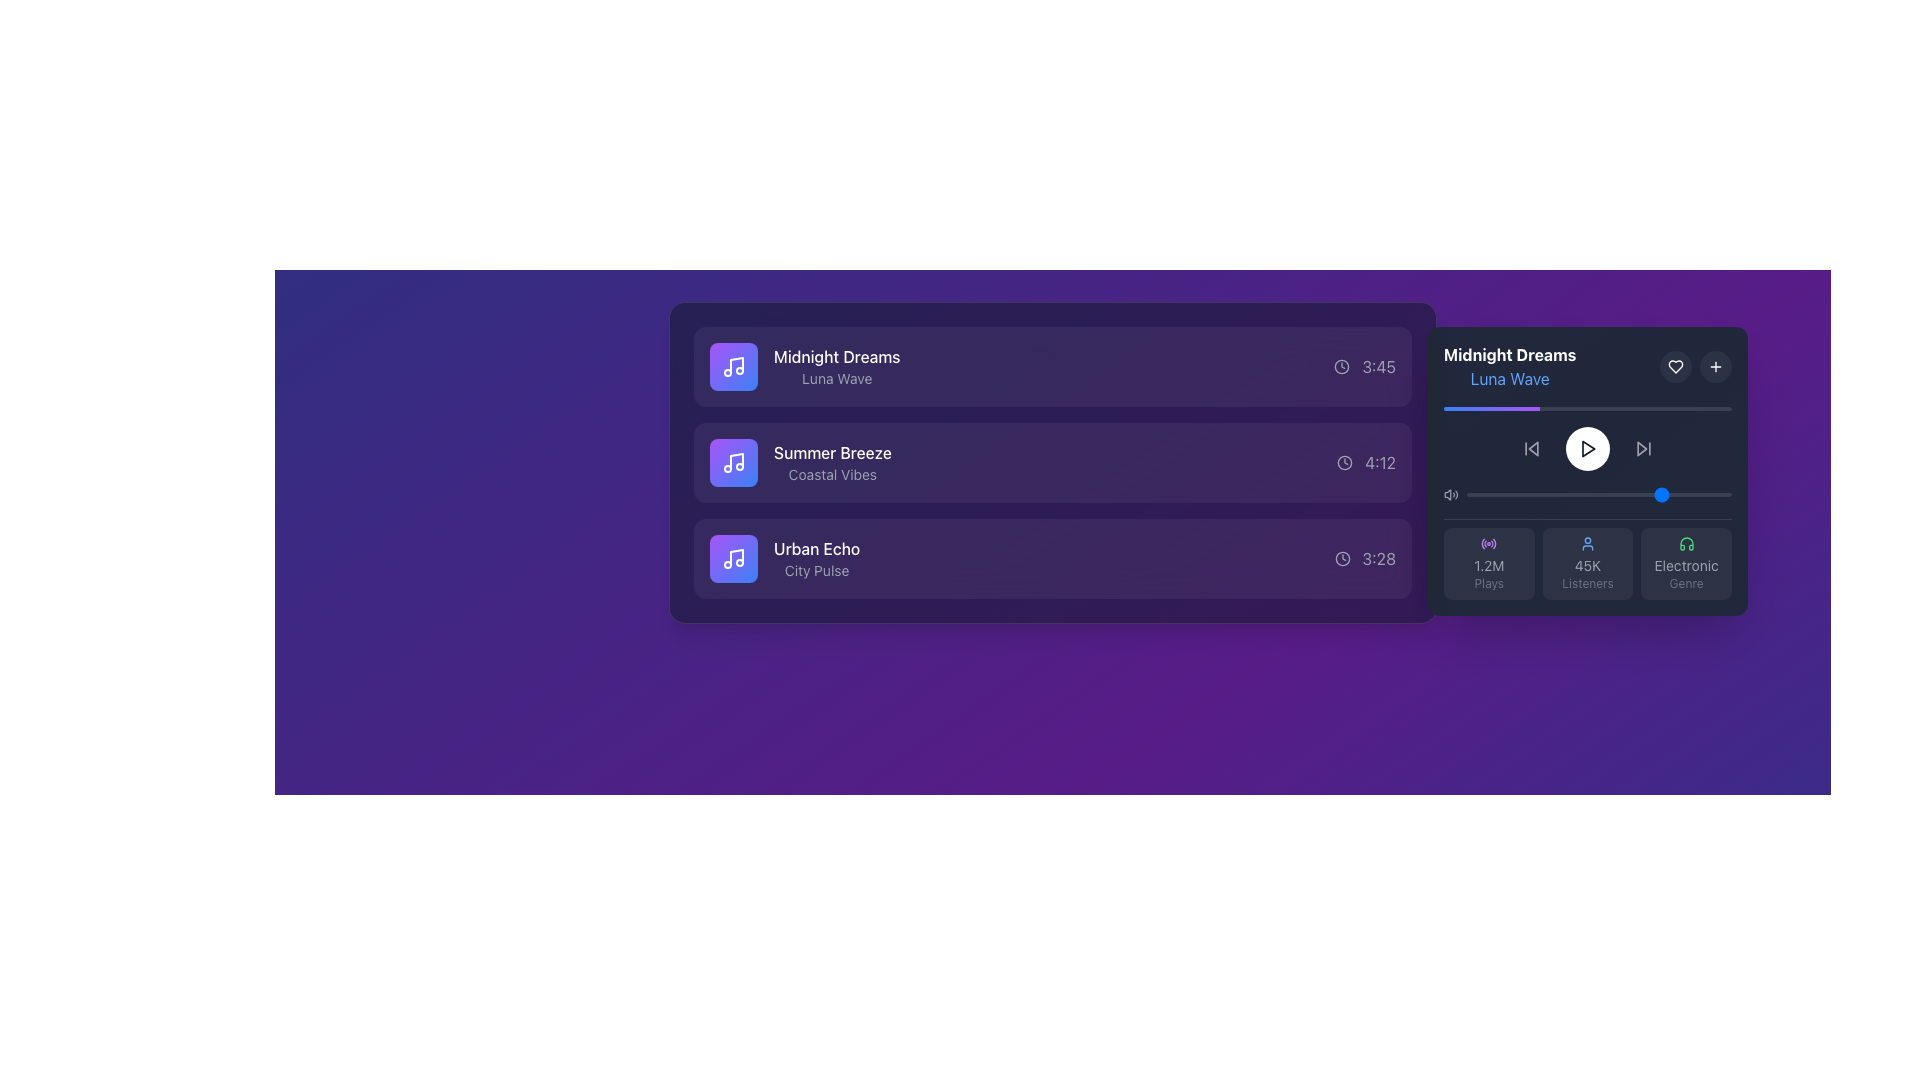 This screenshot has width=1920, height=1080. I want to click on the text label that displays the title 'Urban Echo' and subtitle 'City Pulse', positioned in a vertical list below 'Summer Breeze' and 'Coastal Vibes', so click(817, 559).